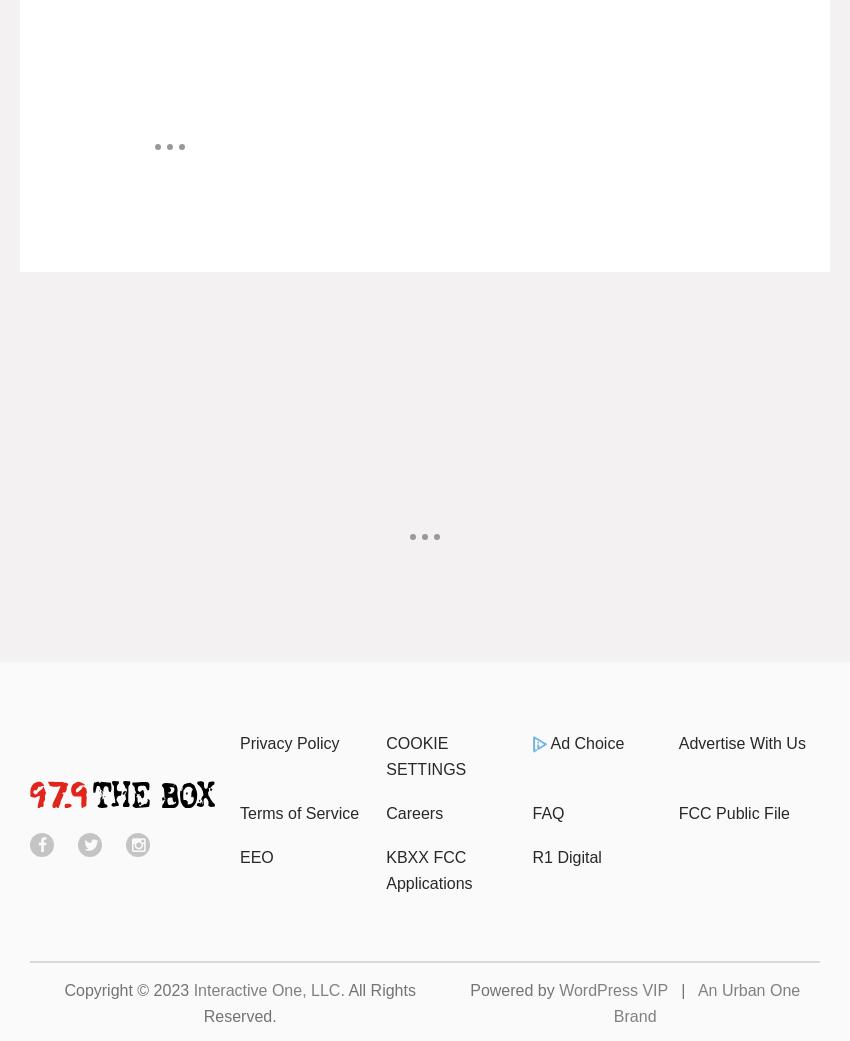 This screenshot has height=1041, width=850. I want to click on 'FAQ', so click(546, 812).